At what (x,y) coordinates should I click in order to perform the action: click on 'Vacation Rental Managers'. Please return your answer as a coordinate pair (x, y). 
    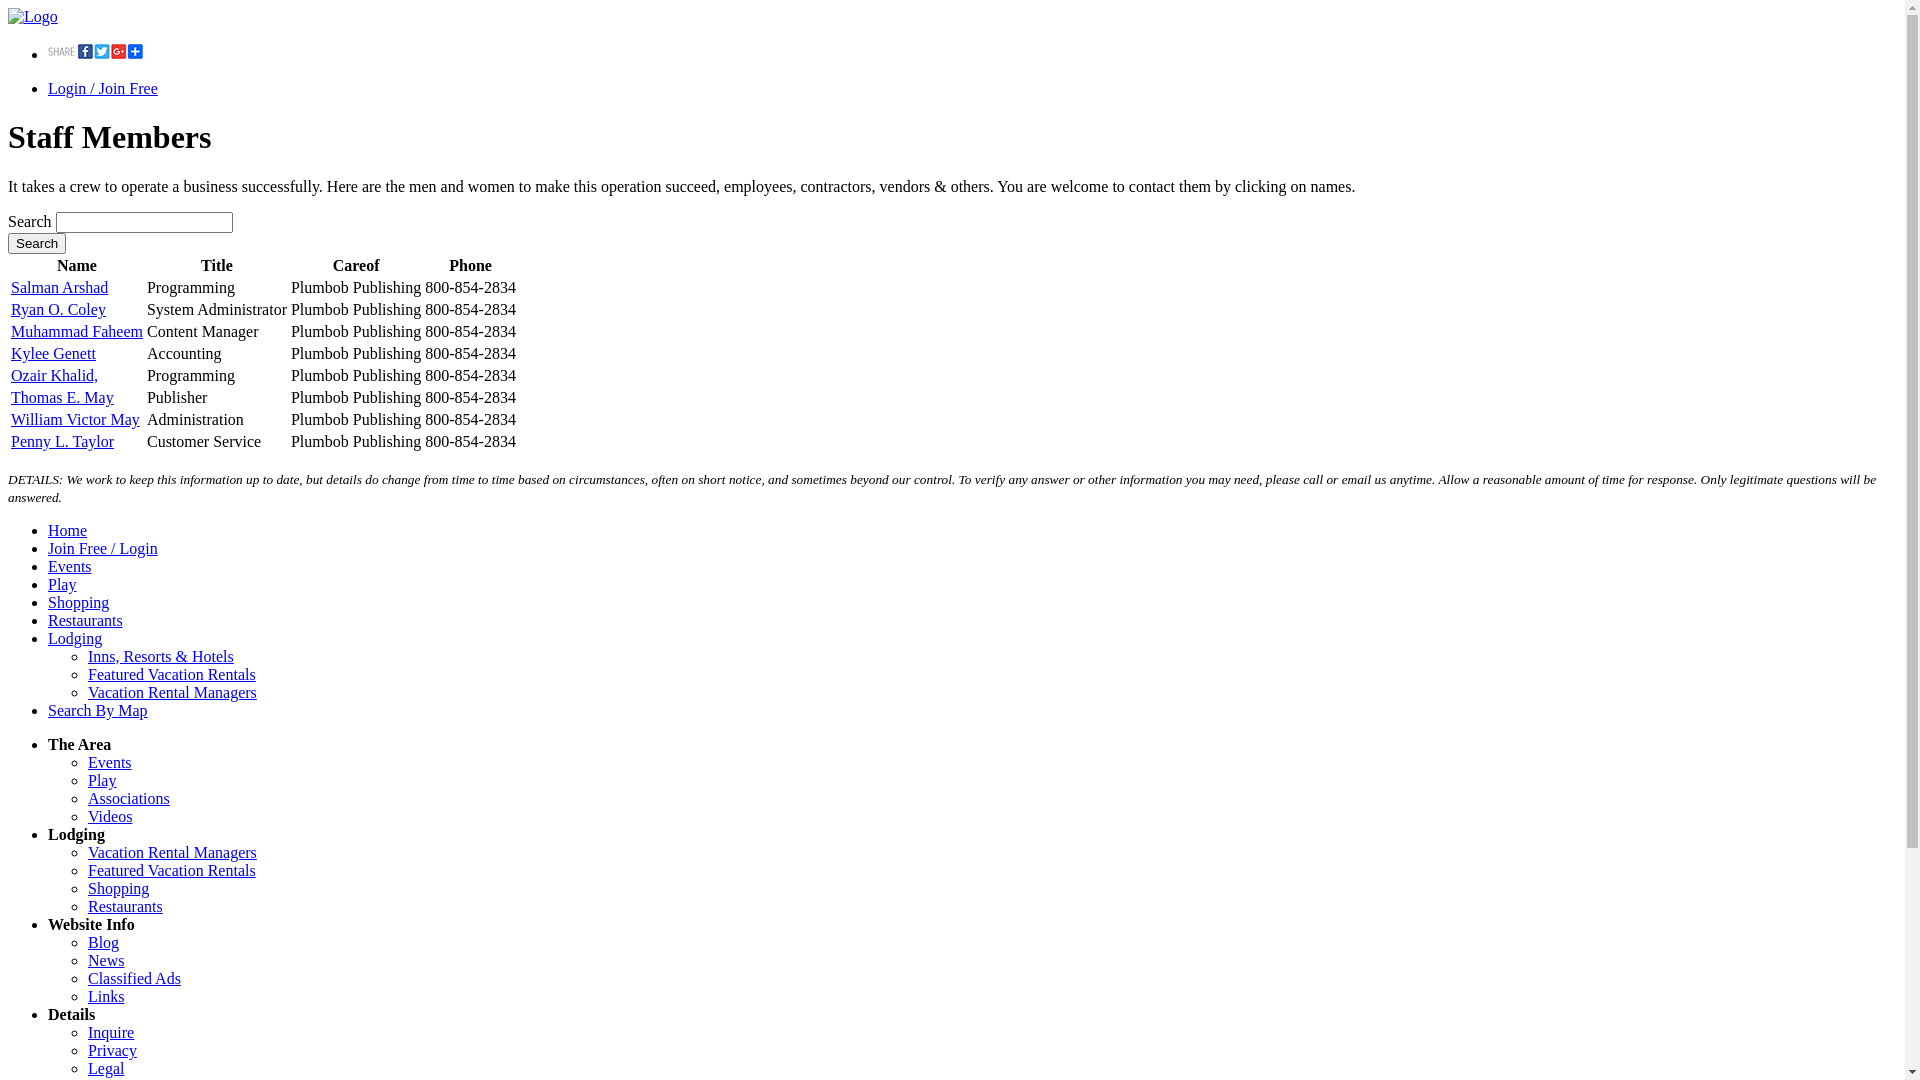
    Looking at the image, I should click on (86, 691).